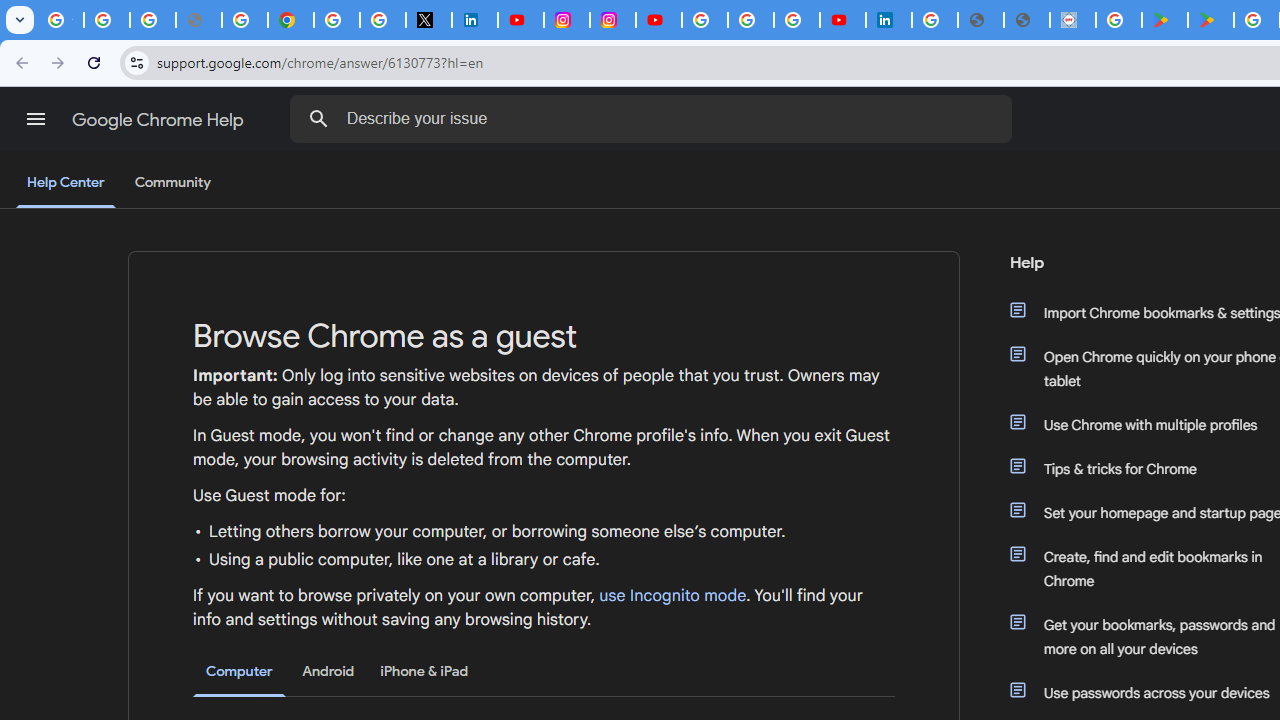  What do you see at coordinates (65, 183) in the screenshot?
I see `'Help Center'` at bounding box center [65, 183].